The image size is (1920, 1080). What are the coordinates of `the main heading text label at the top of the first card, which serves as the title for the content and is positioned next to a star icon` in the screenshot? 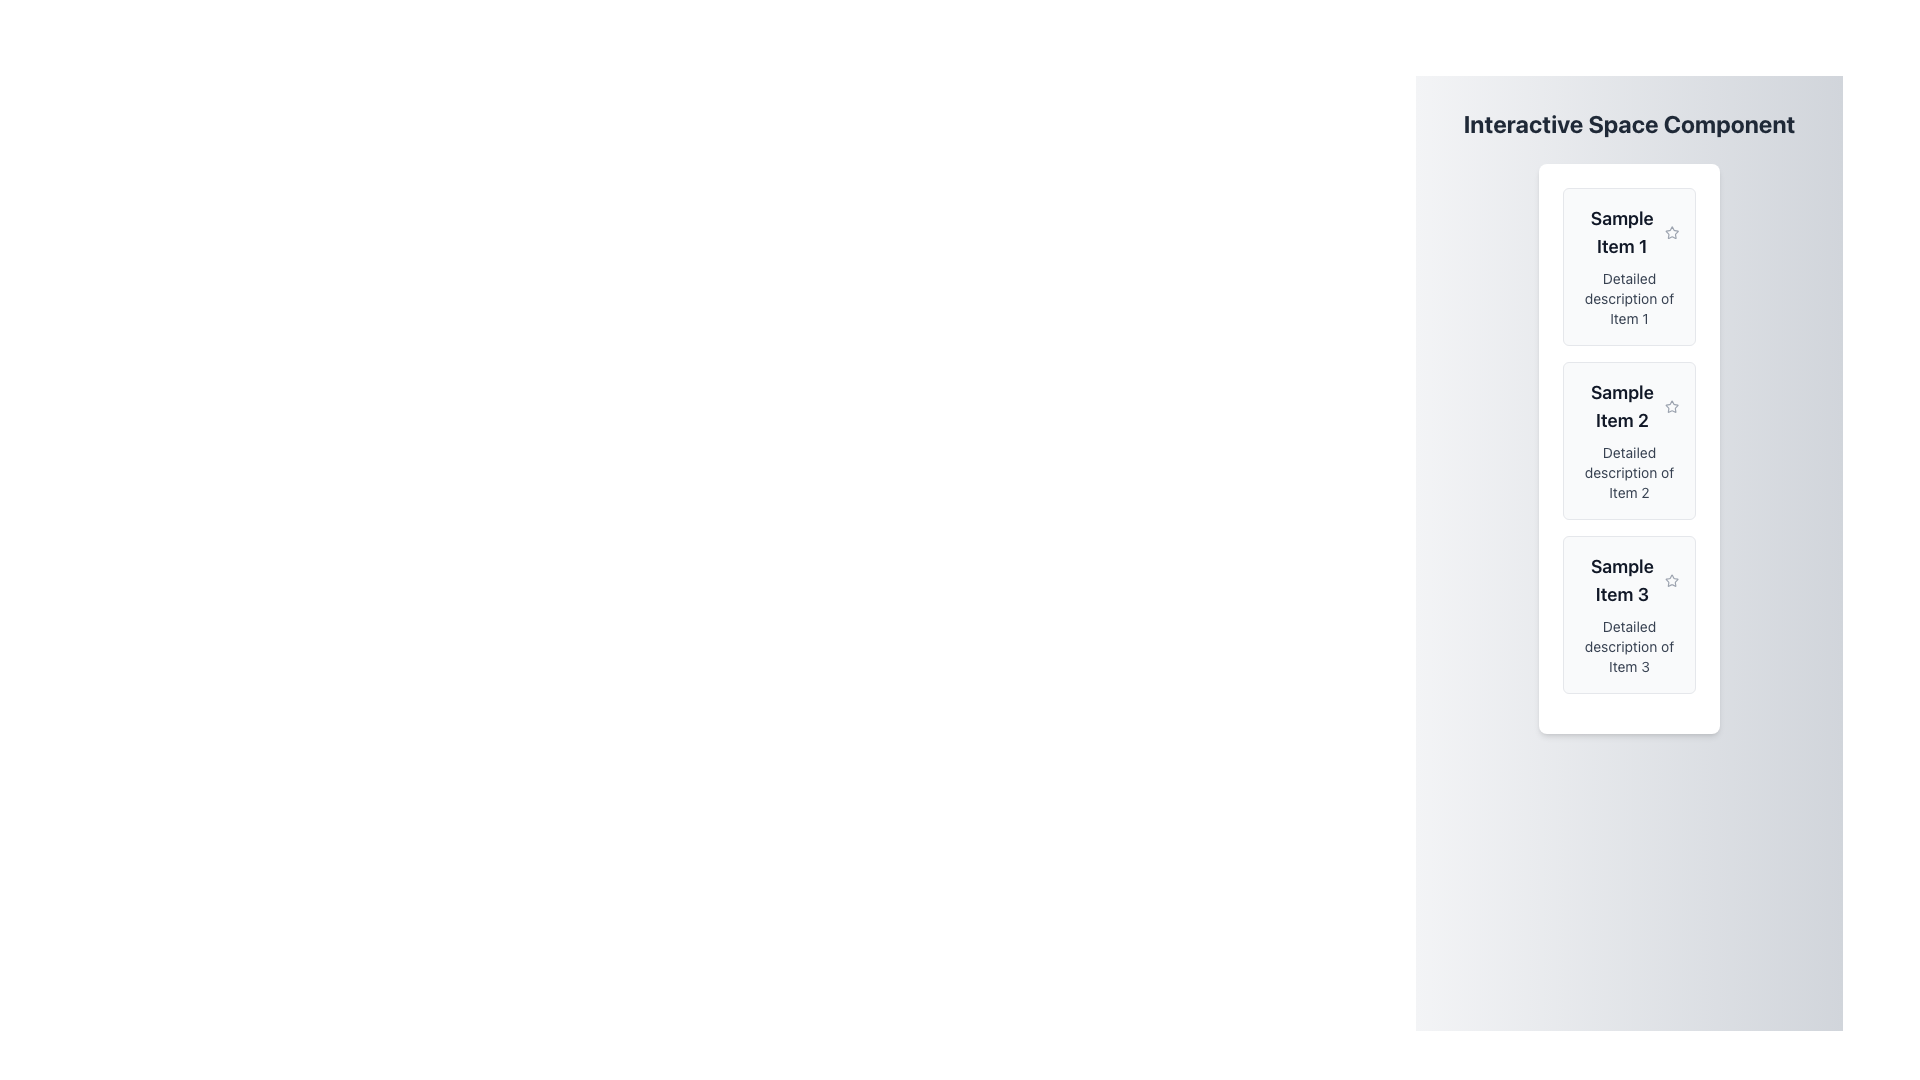 It's located at (1629, 231).